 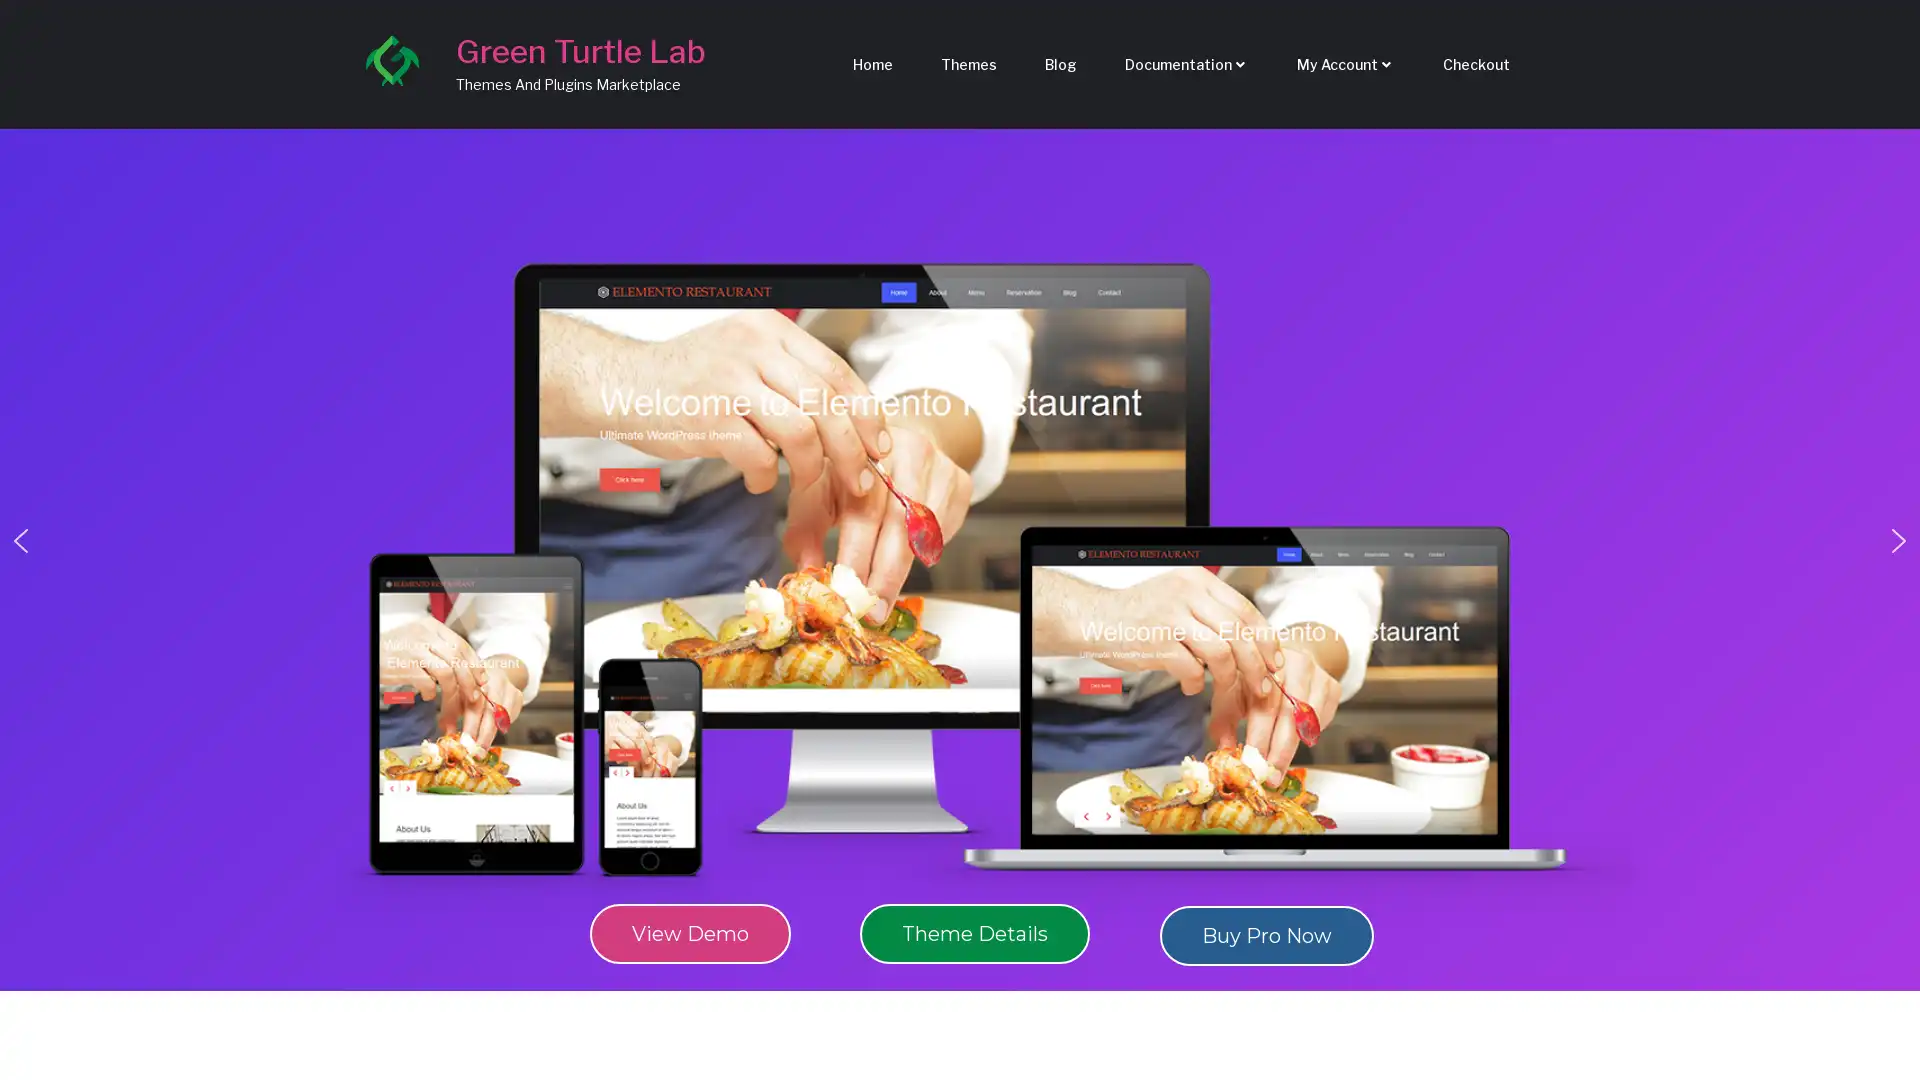 What do you see at coordinates (20, 540) in the screenshot?
I see `previous arrow` at bounding box center [20, 540].